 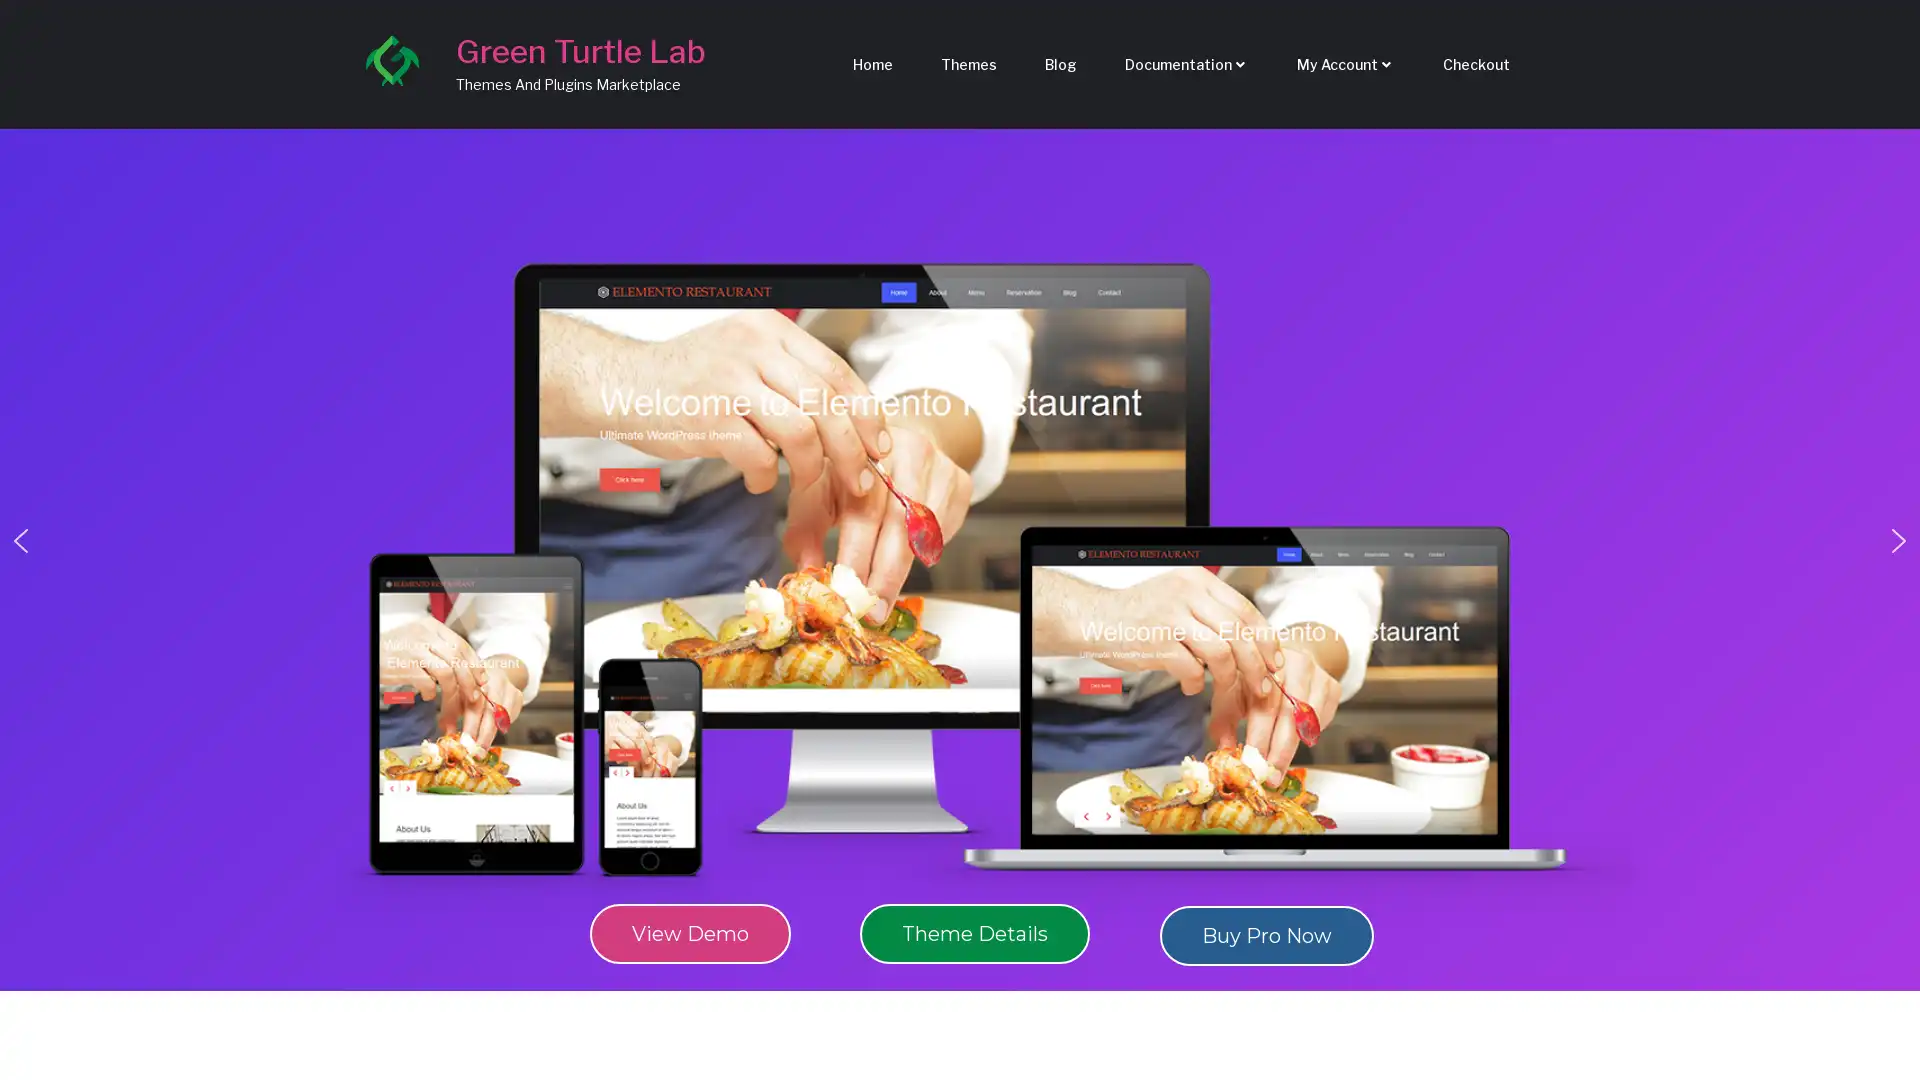 What do you see at coordinates (20, 540) in the screenshot?
I see `previous arrow` at bounding box center [20, 540].